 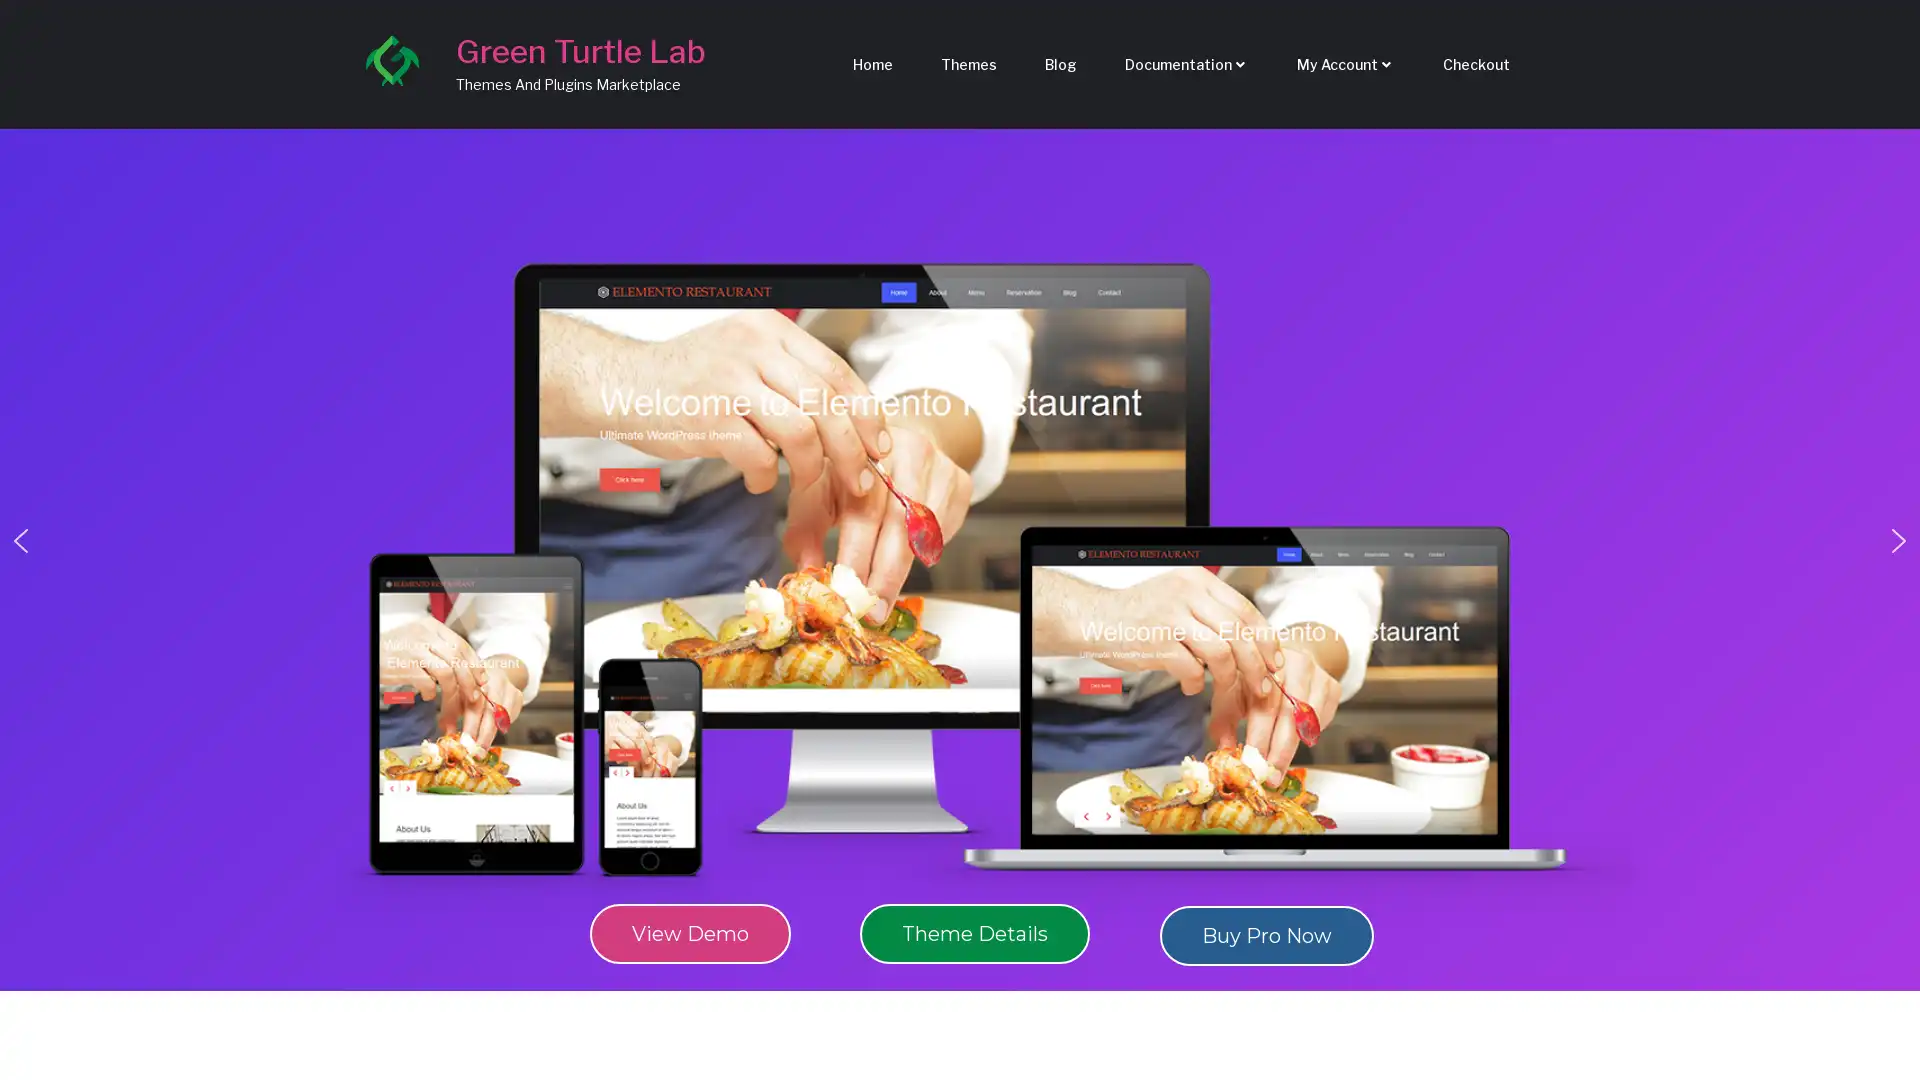 What do you see at coordinates (20, 540) in the screenshot?
I see `previous arrow` at bounding box center [20, 540].